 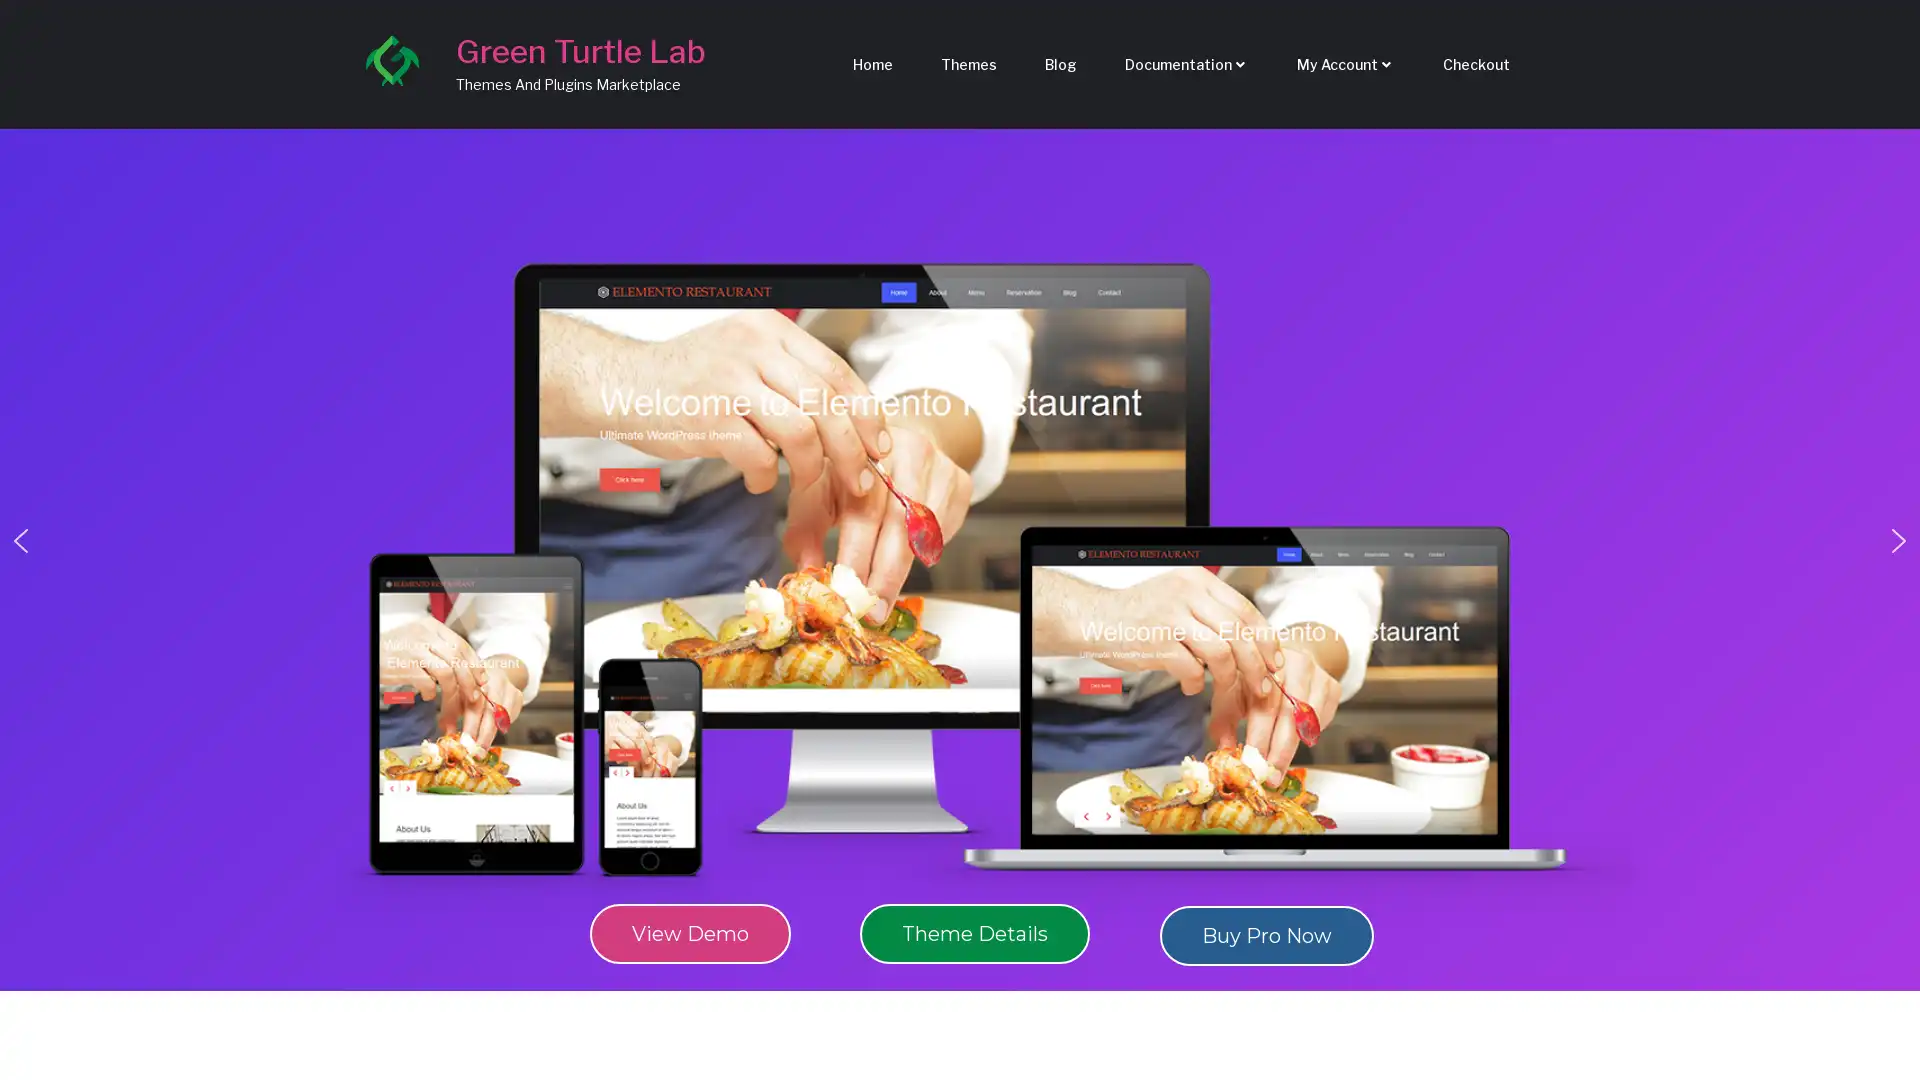 What do you see at coordinates (20, 540) in the screenshot?
I see `previous arrow` at bounding box center [20, 540].